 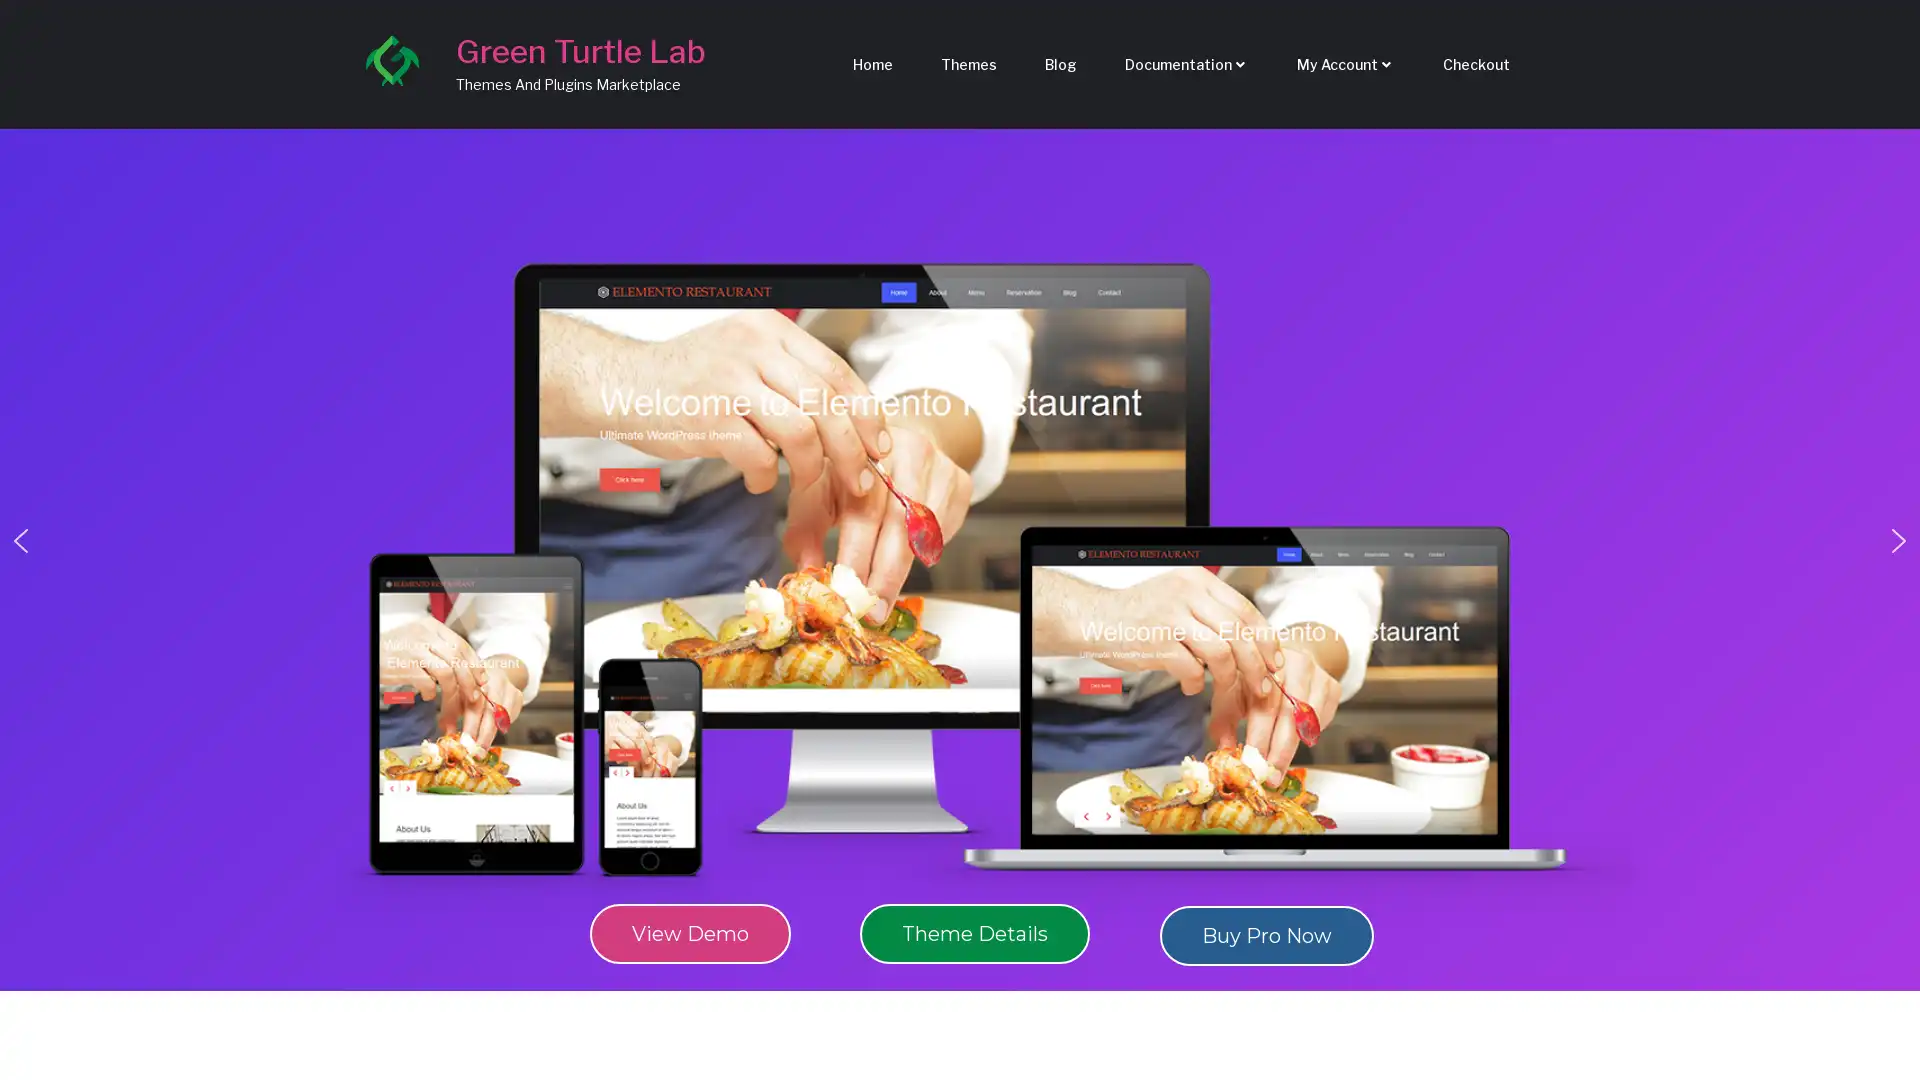 What do you see at coordinates (20, 540) in the screenshot?
I see `previous arrow` at bounding box center [20, 540].